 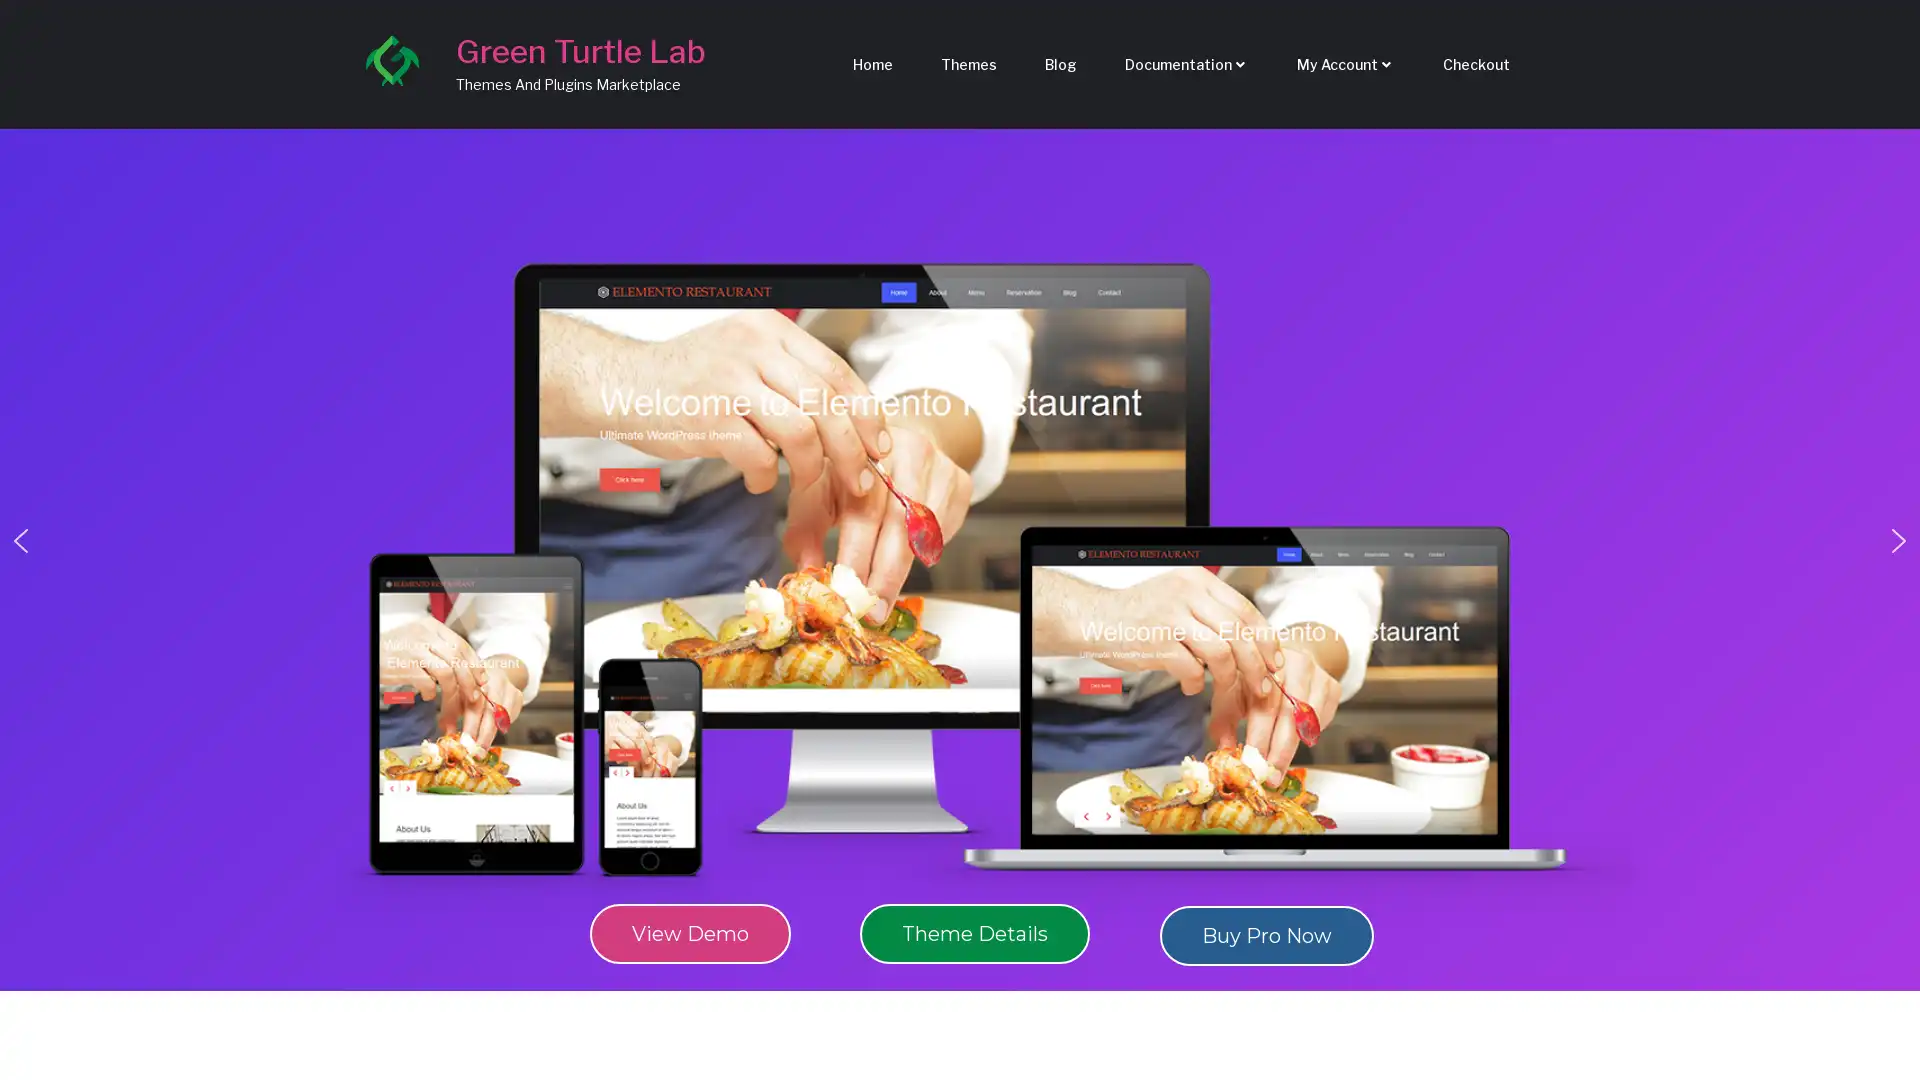 What do you see at coordinates (20, 540) in the screenshot?
I see `previous arrow` at bounding box center [20, 540].